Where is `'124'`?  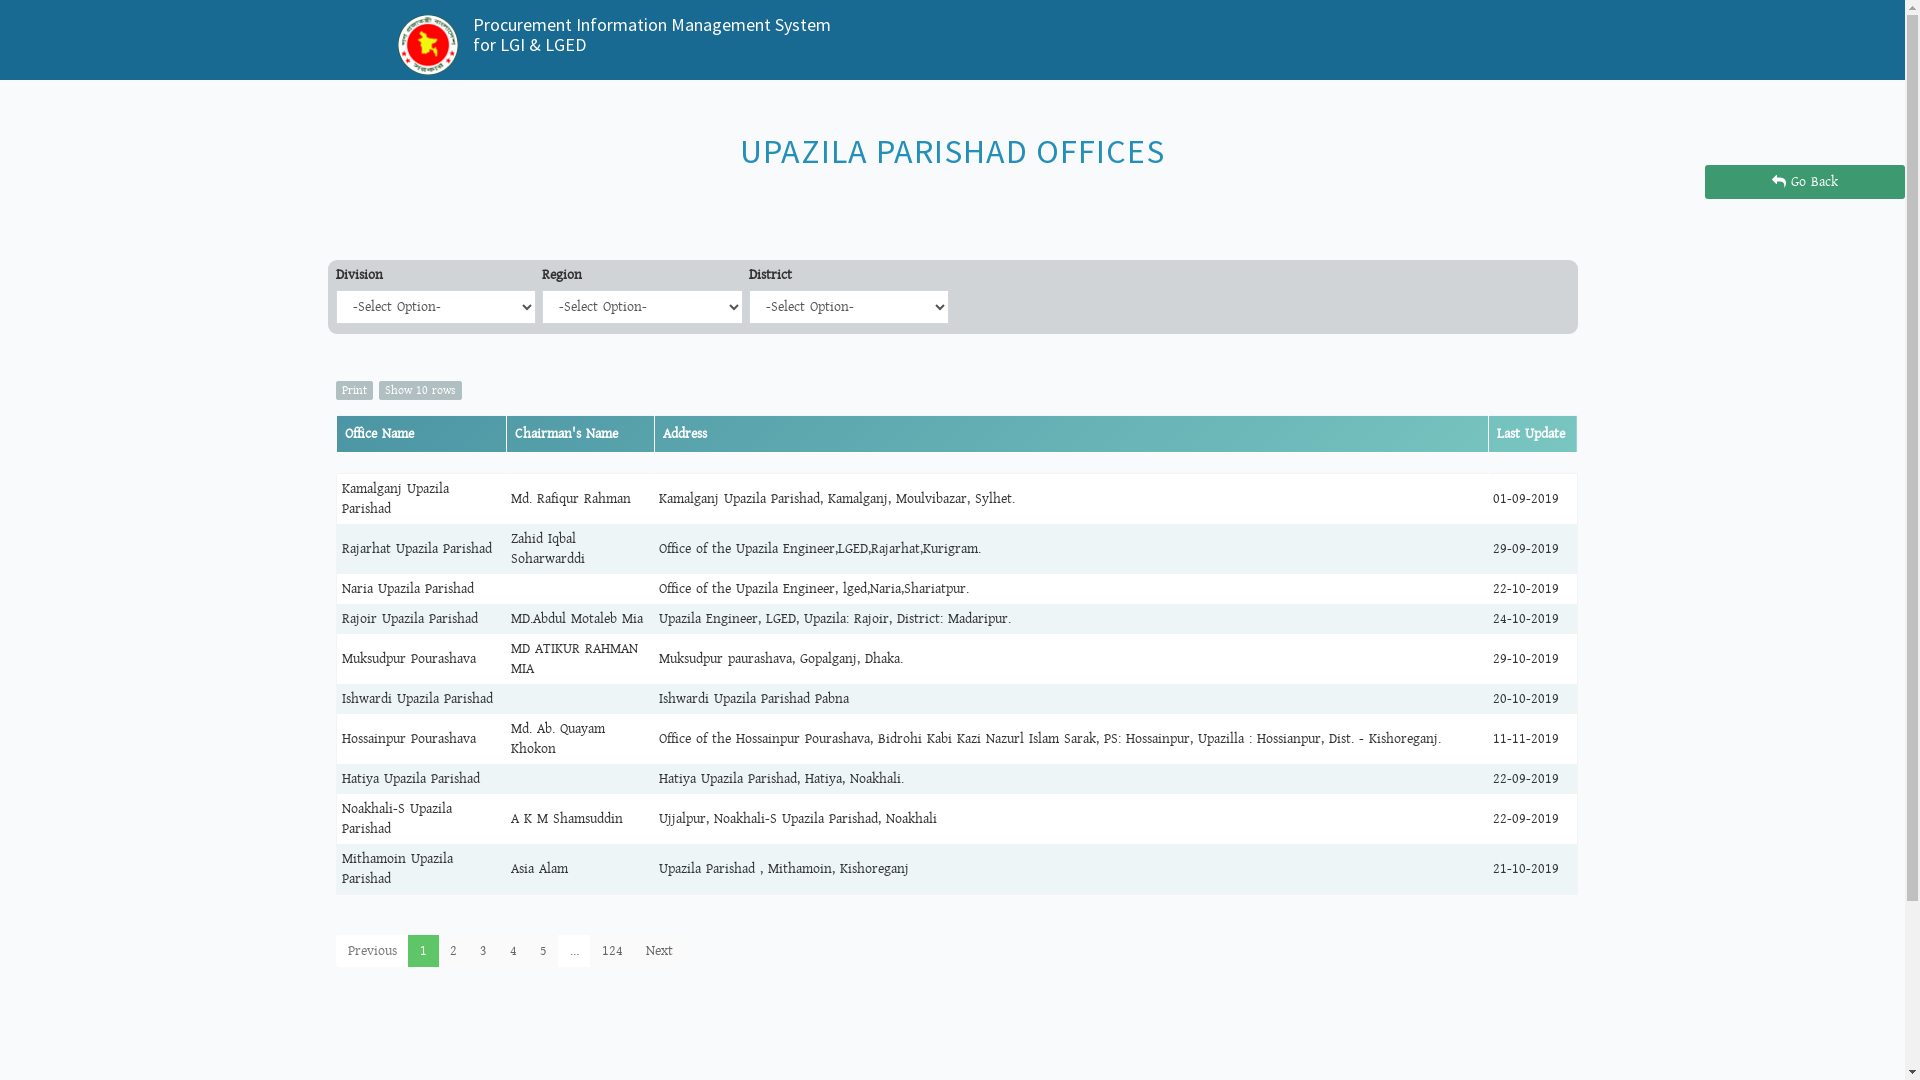 '124' is located at coordinates (611, 950).